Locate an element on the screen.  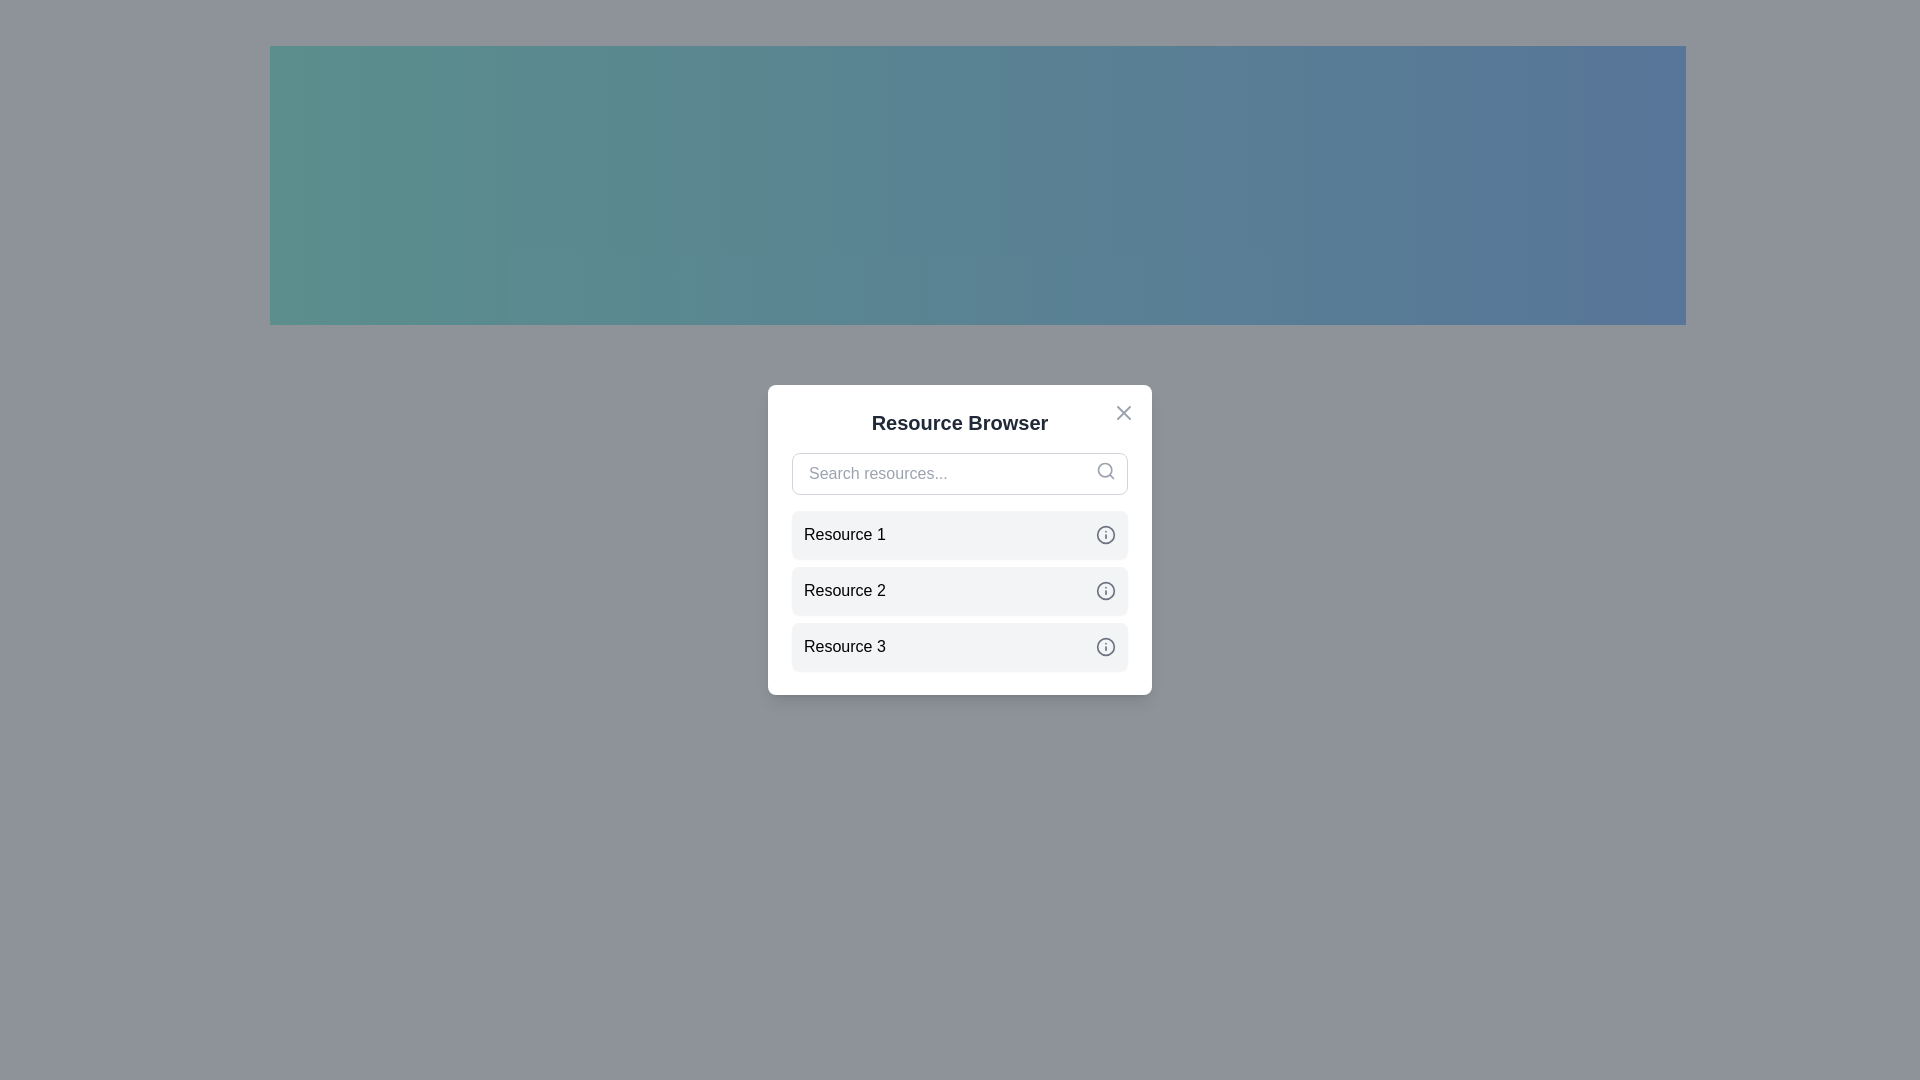
the second list item labeled 'Resource 2' in the dialog titled 'Resource Browser' is located at coordinates (960, 589).